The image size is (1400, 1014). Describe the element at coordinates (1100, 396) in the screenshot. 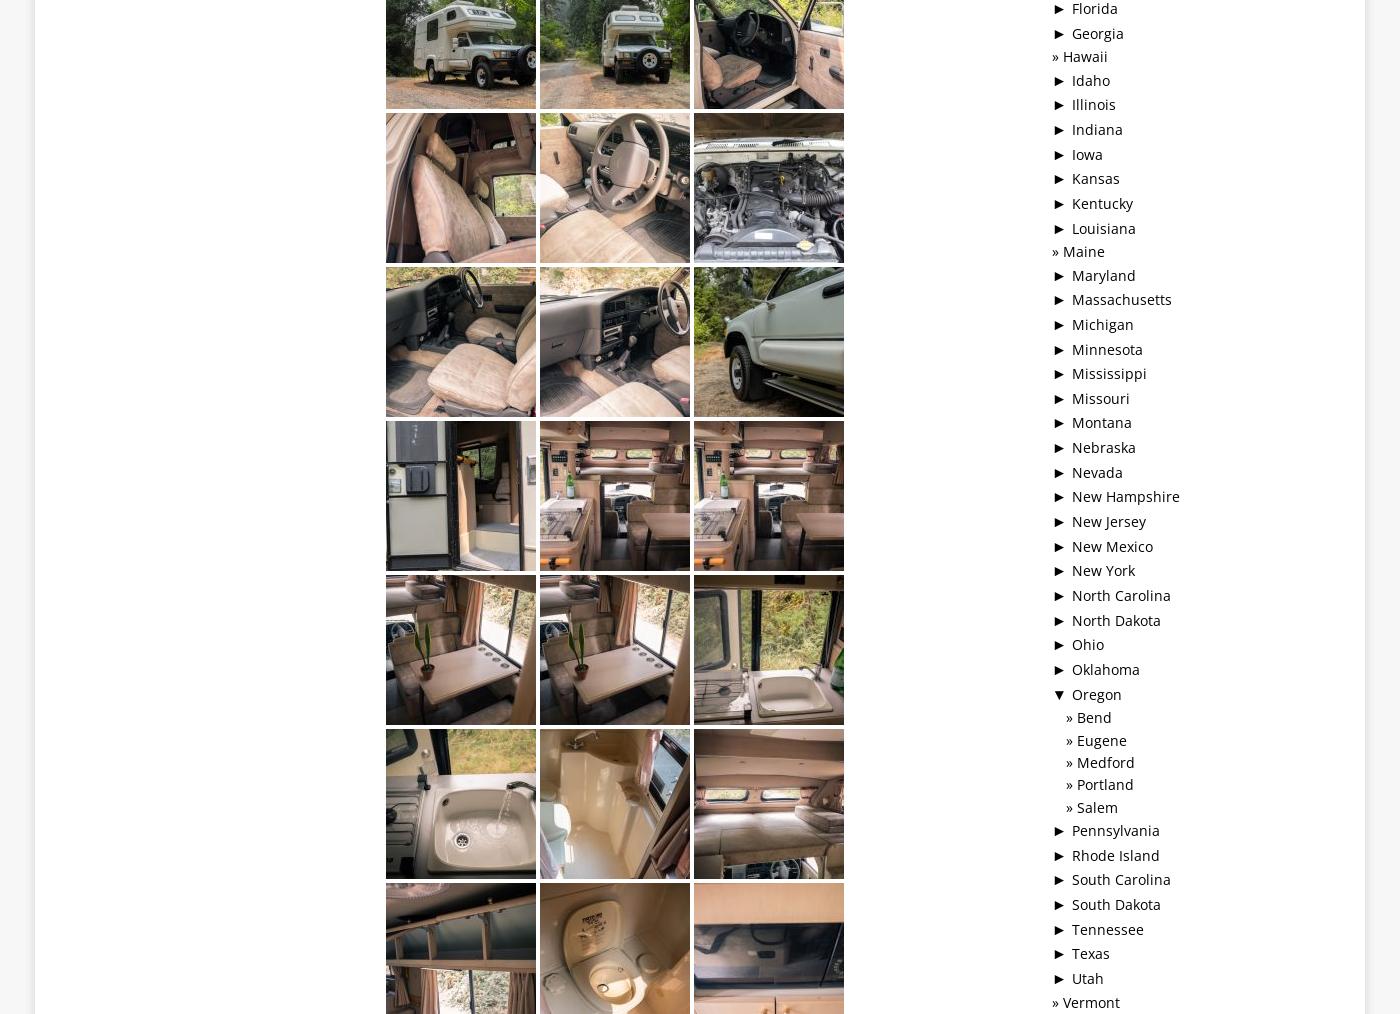

I see `'Missouri'` at that location.